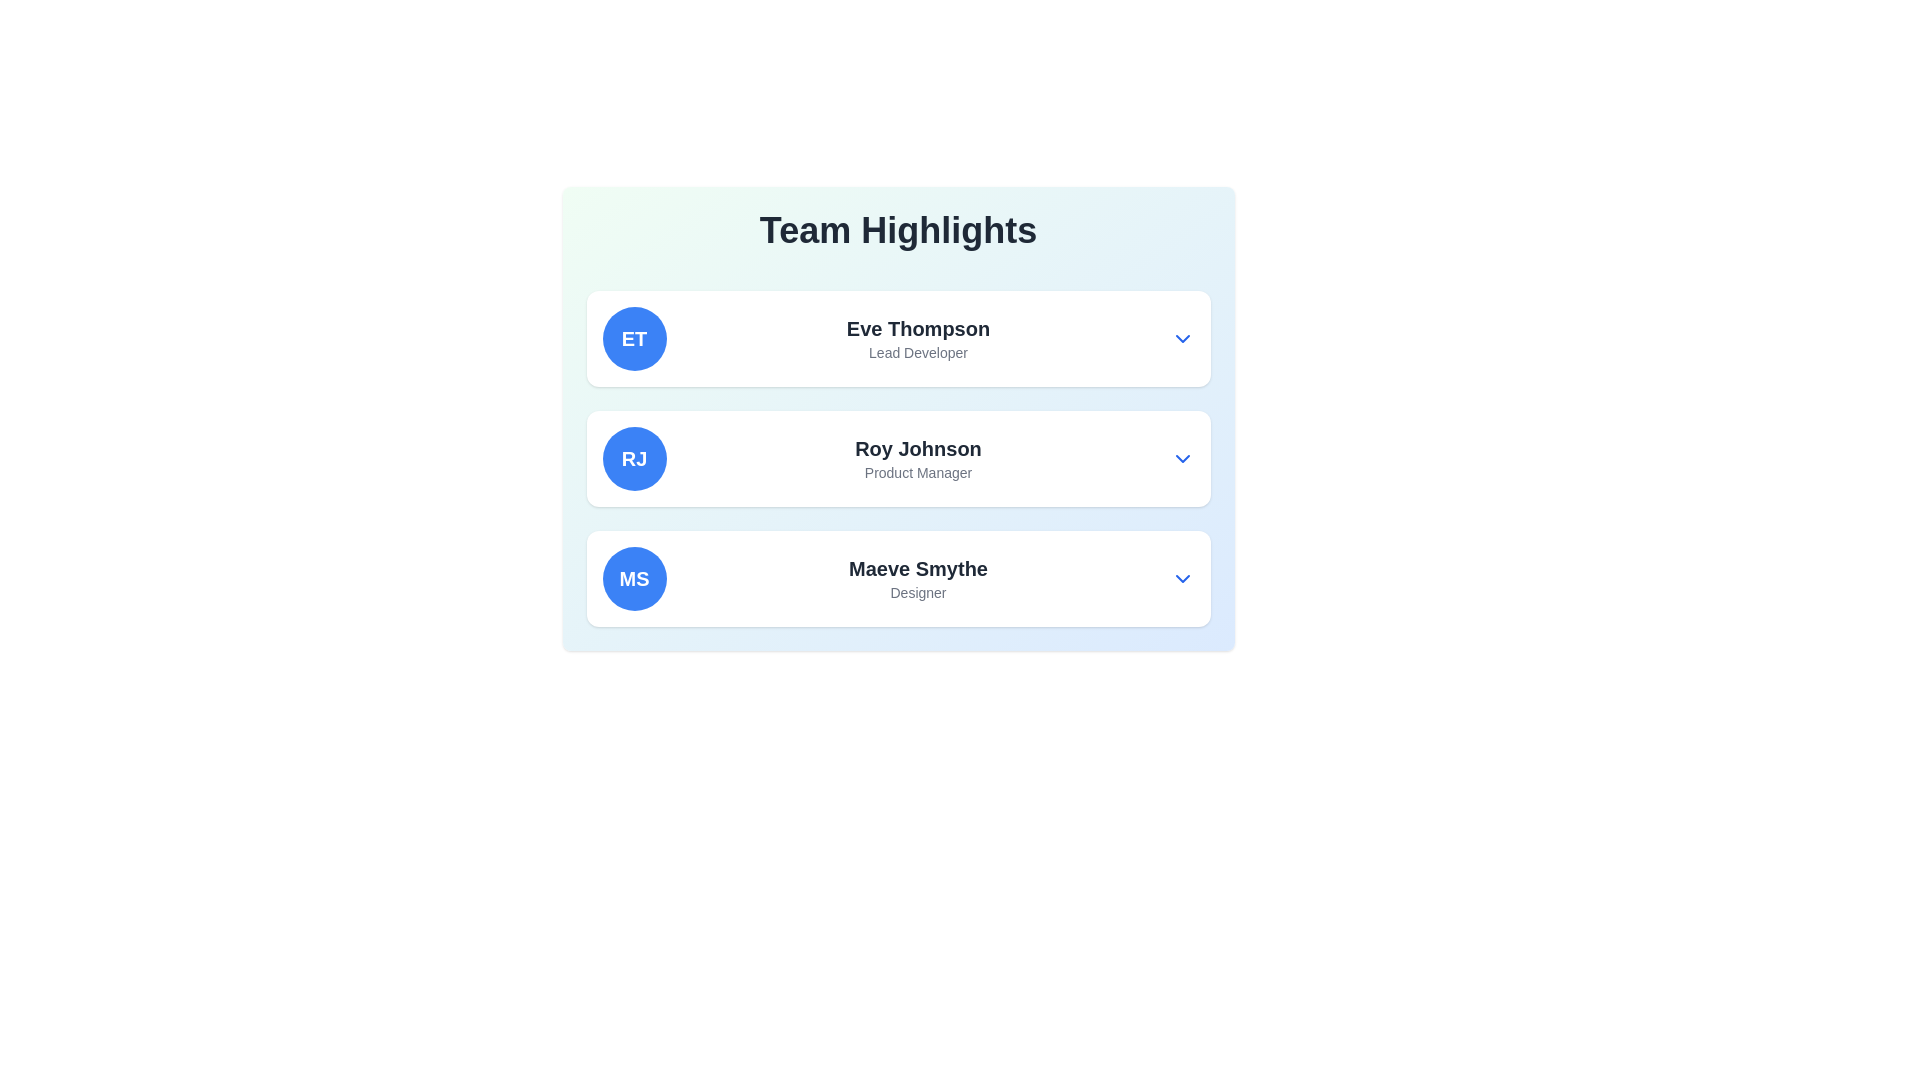  I want to click on the Circular Badge representing 'Eve Thompson', which is the leftmost element in the team member list, so click(633, 338).